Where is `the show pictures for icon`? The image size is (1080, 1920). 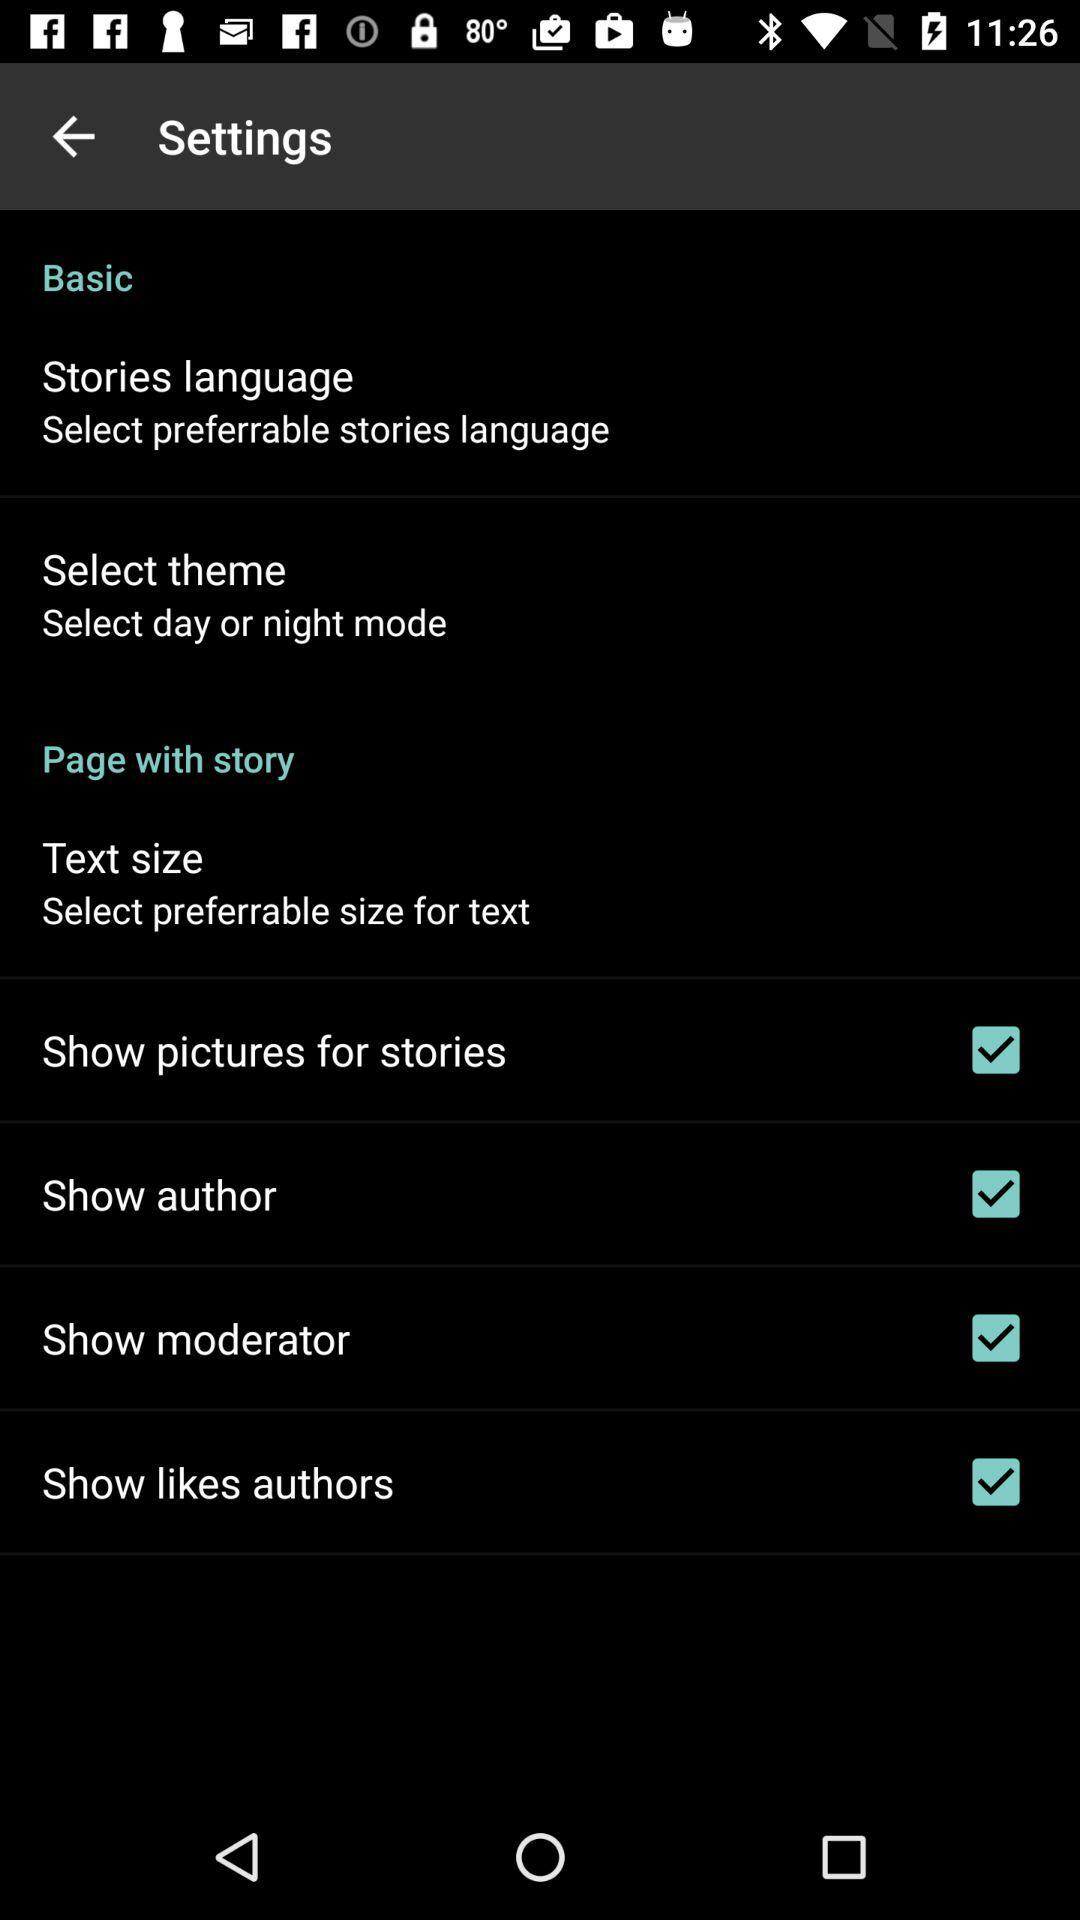
the show pictures for icon is located at coordinates (274, 1049).